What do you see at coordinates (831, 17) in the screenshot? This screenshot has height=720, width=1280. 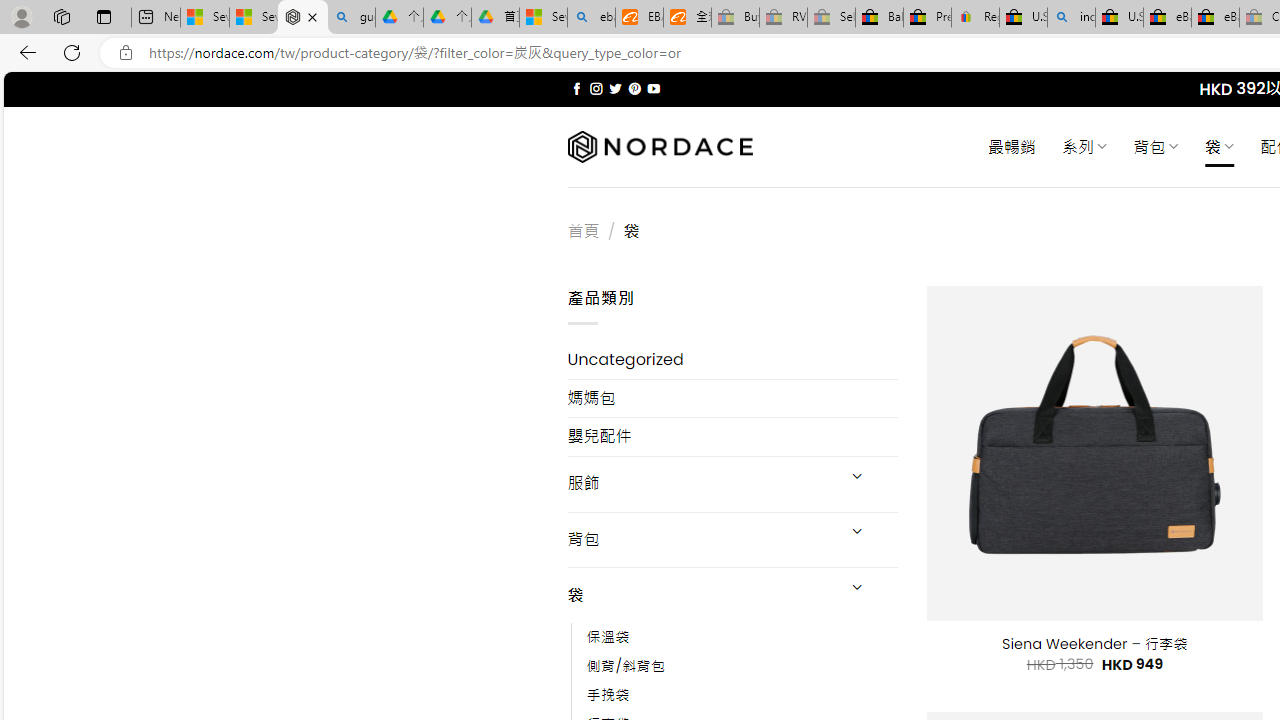 I see `'Sell worldwide with eBay - Sleeping'` at bounding box center [831, 17].